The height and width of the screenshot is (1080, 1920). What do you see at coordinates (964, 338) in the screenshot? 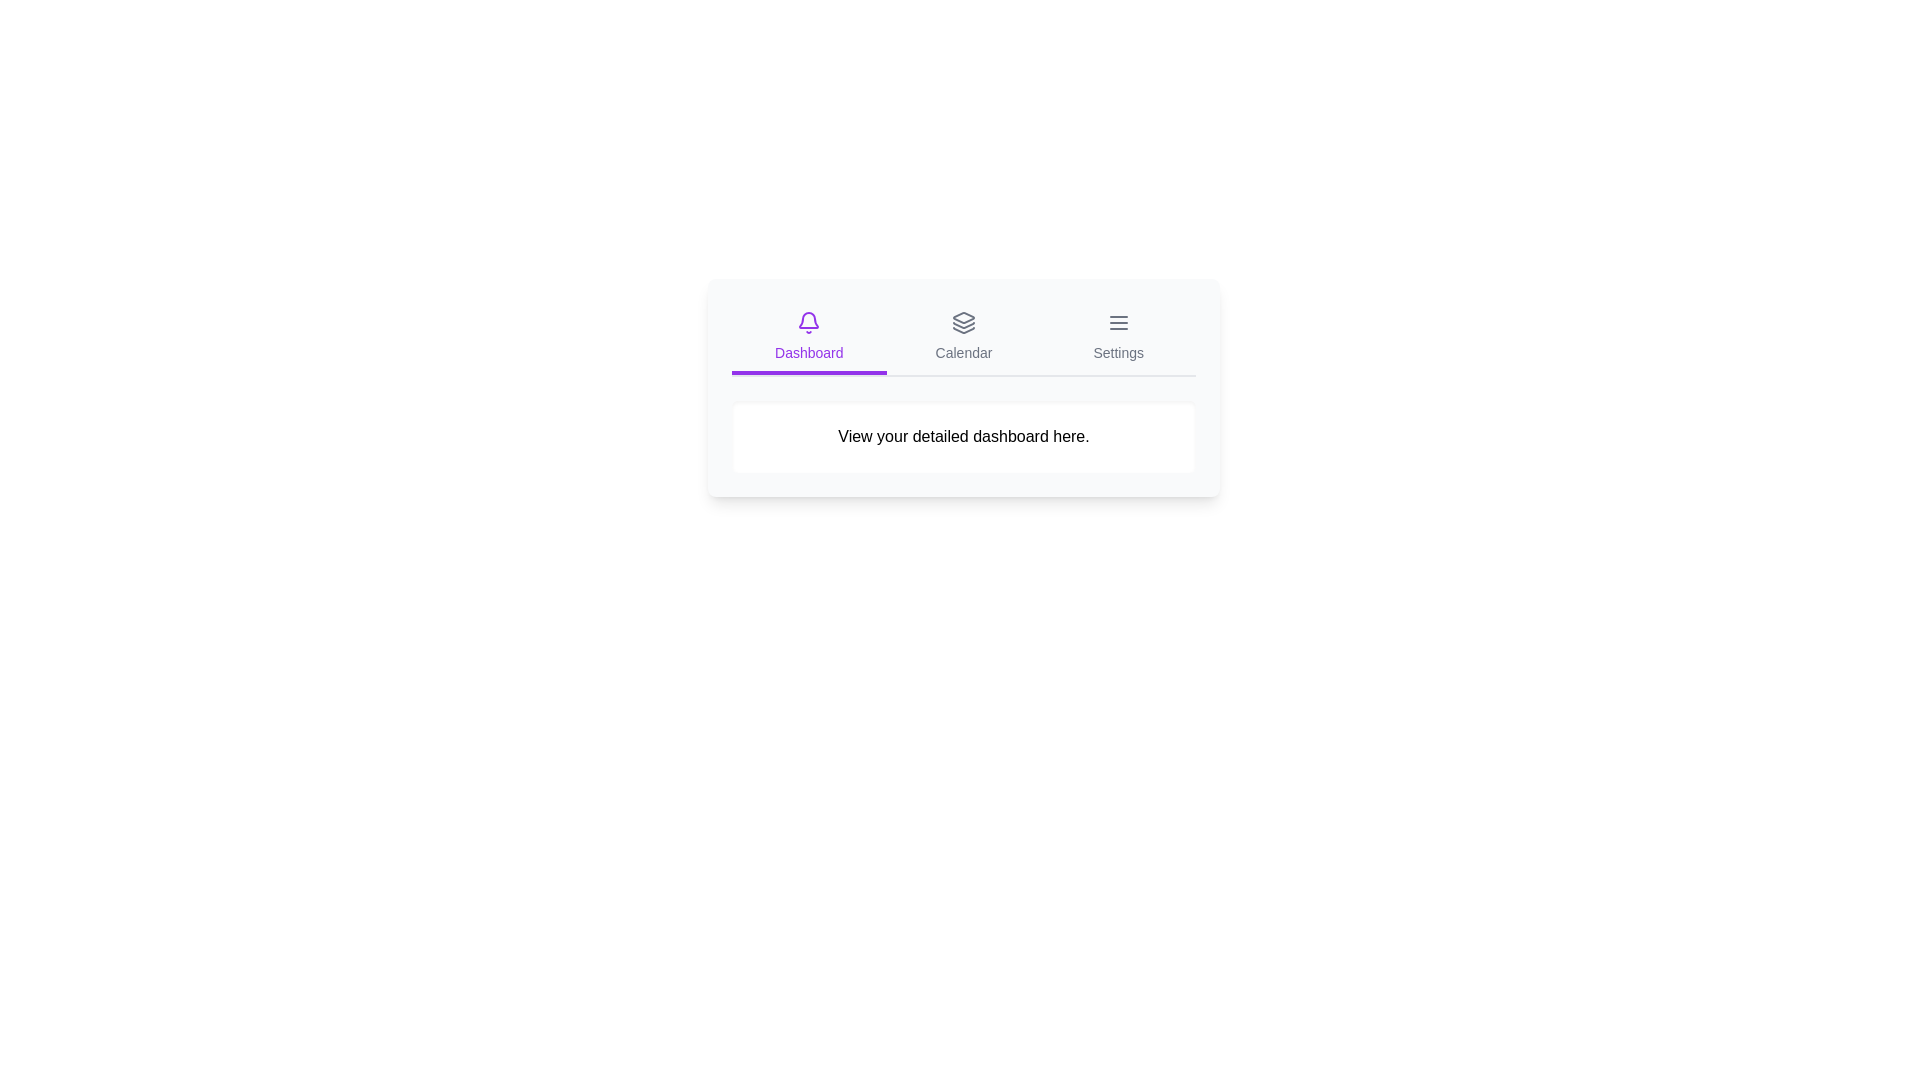
I see `the tab labeled Calendar to inspect its icon and text` at bounding box center [964, 338].